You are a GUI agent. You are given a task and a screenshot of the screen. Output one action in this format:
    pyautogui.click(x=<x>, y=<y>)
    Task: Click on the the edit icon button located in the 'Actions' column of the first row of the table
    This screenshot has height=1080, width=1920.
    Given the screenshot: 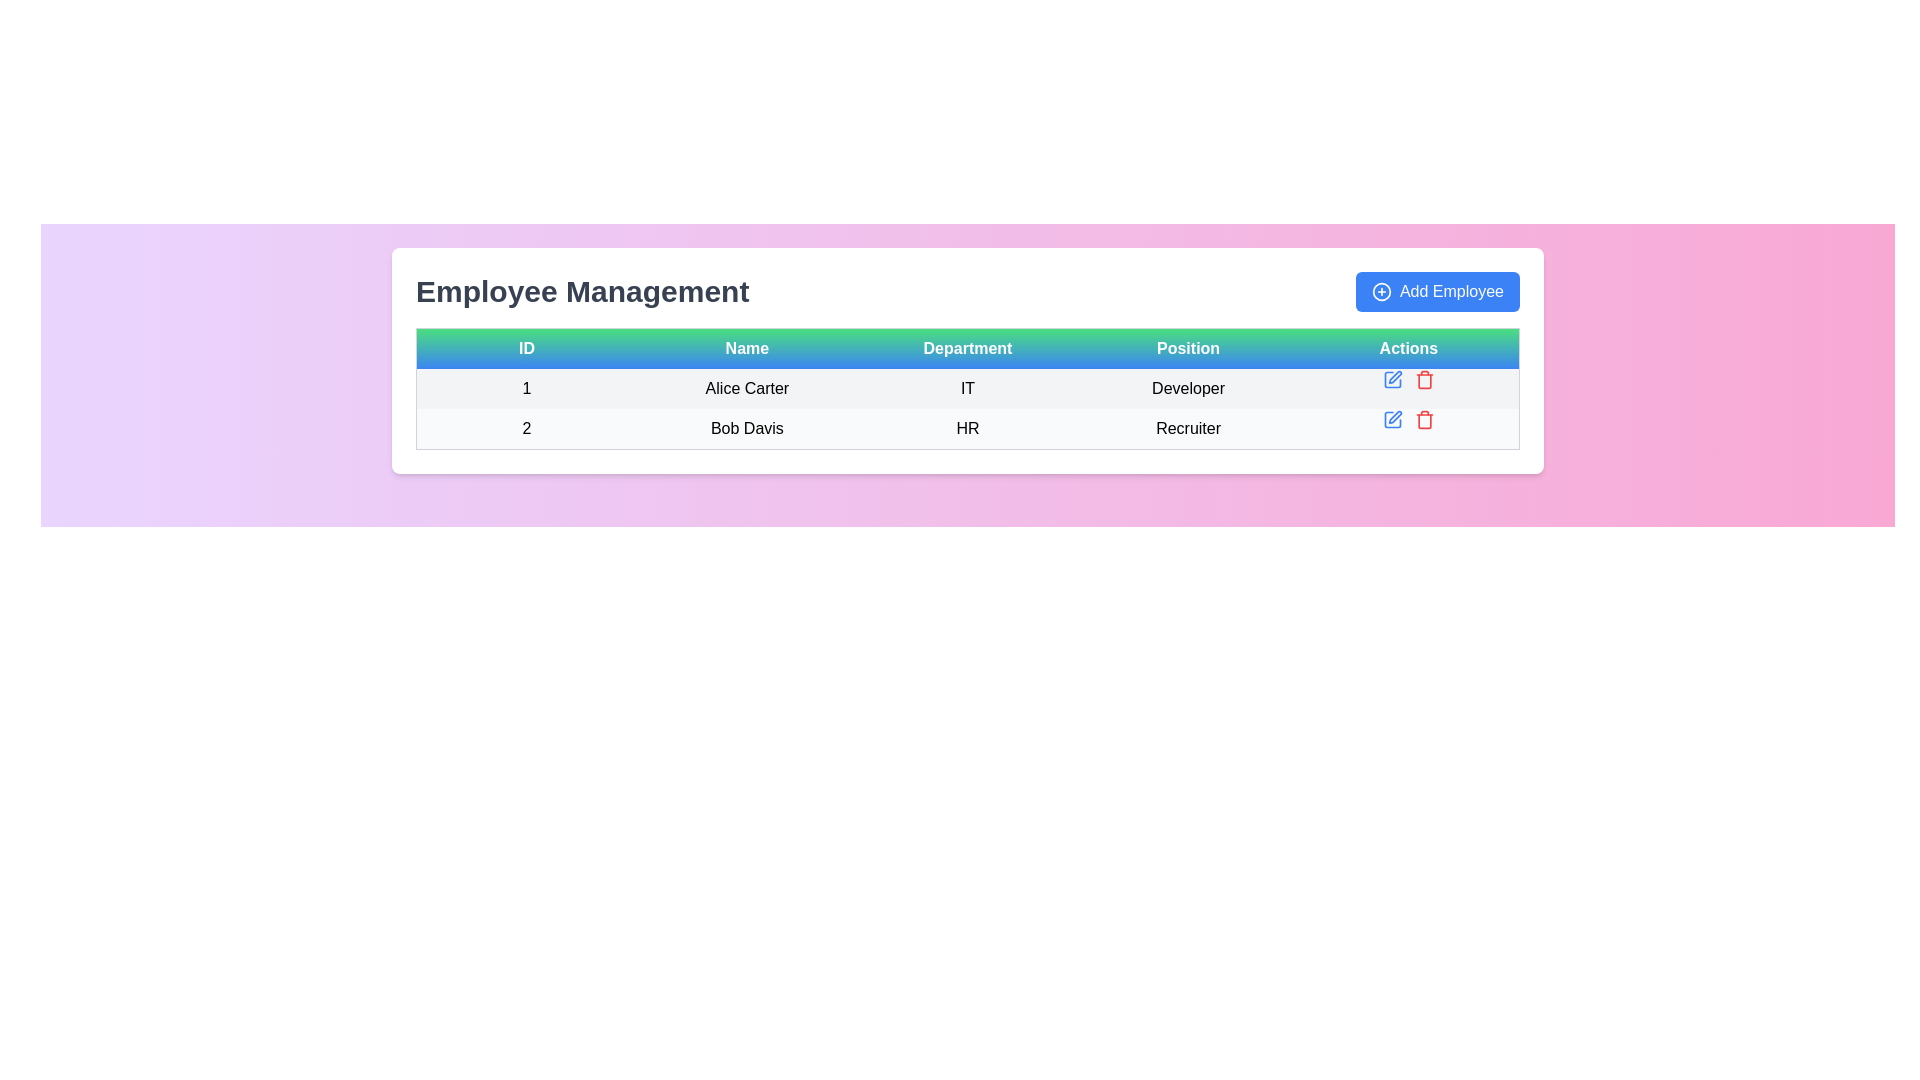 What is the action you would take?
    pyautogui.click(x=1391, y=380)
    